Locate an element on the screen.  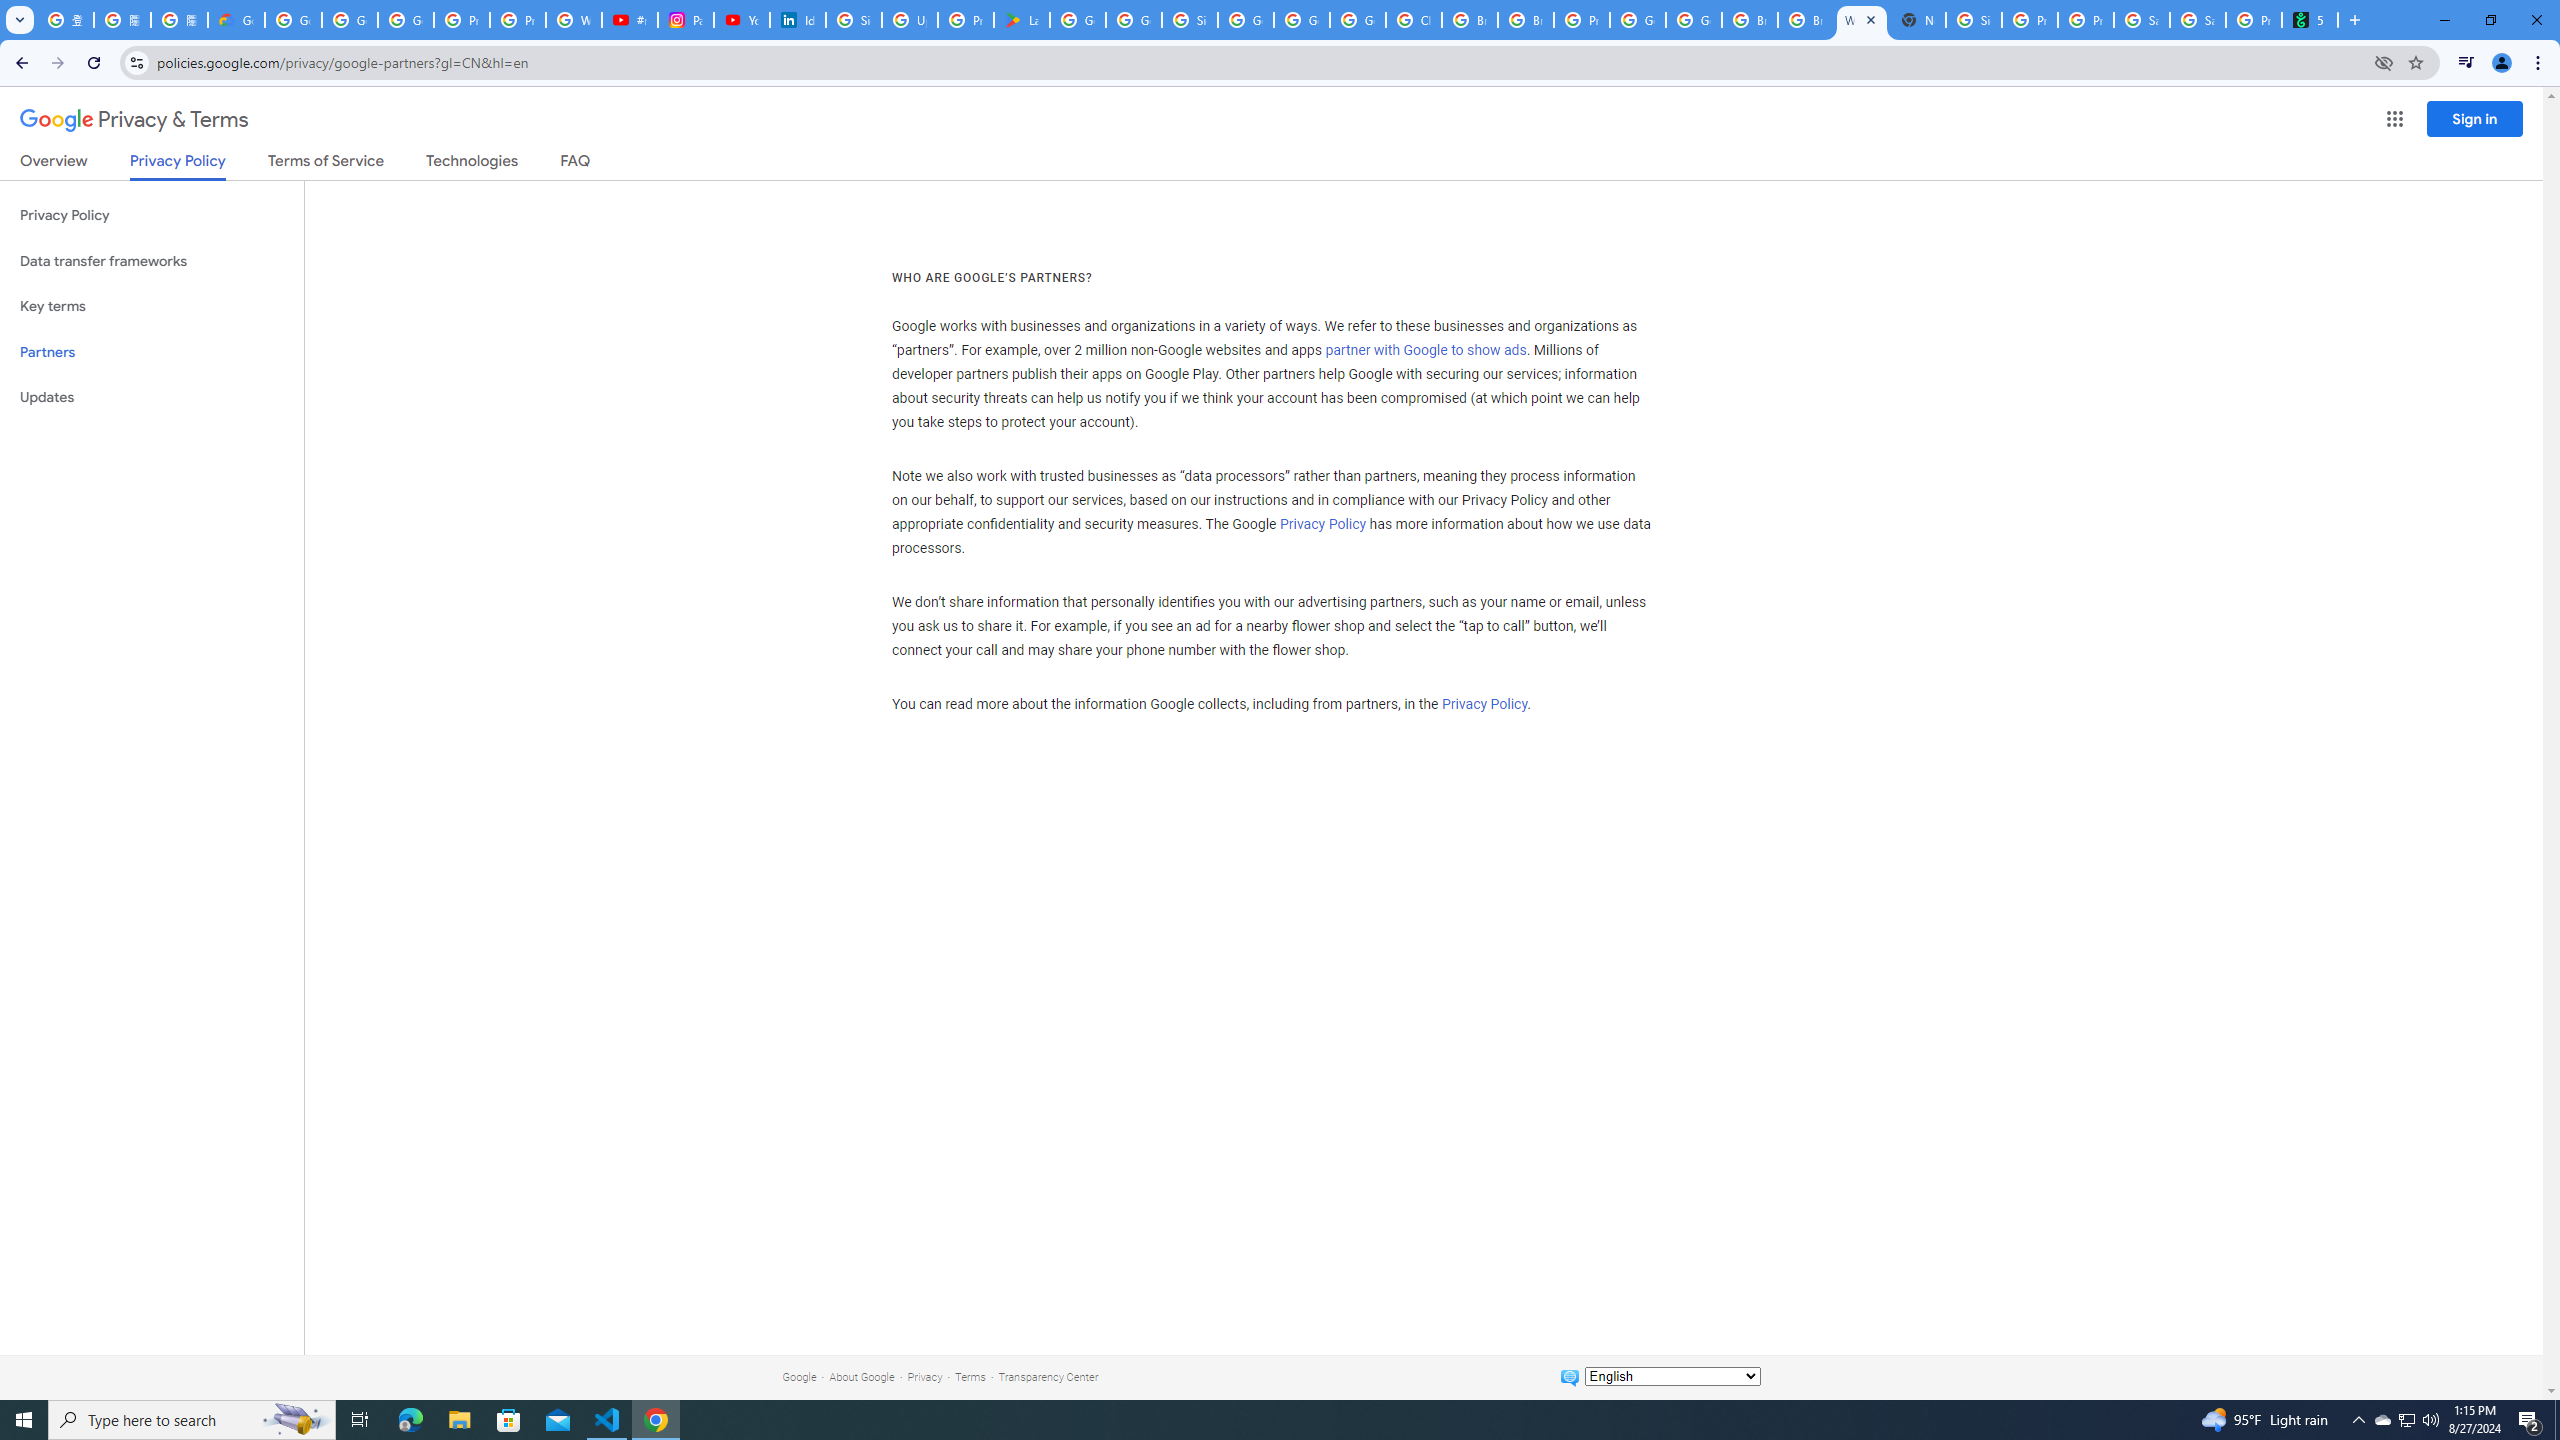
'Transparency Center' is located at coordinates (1047, 1376).